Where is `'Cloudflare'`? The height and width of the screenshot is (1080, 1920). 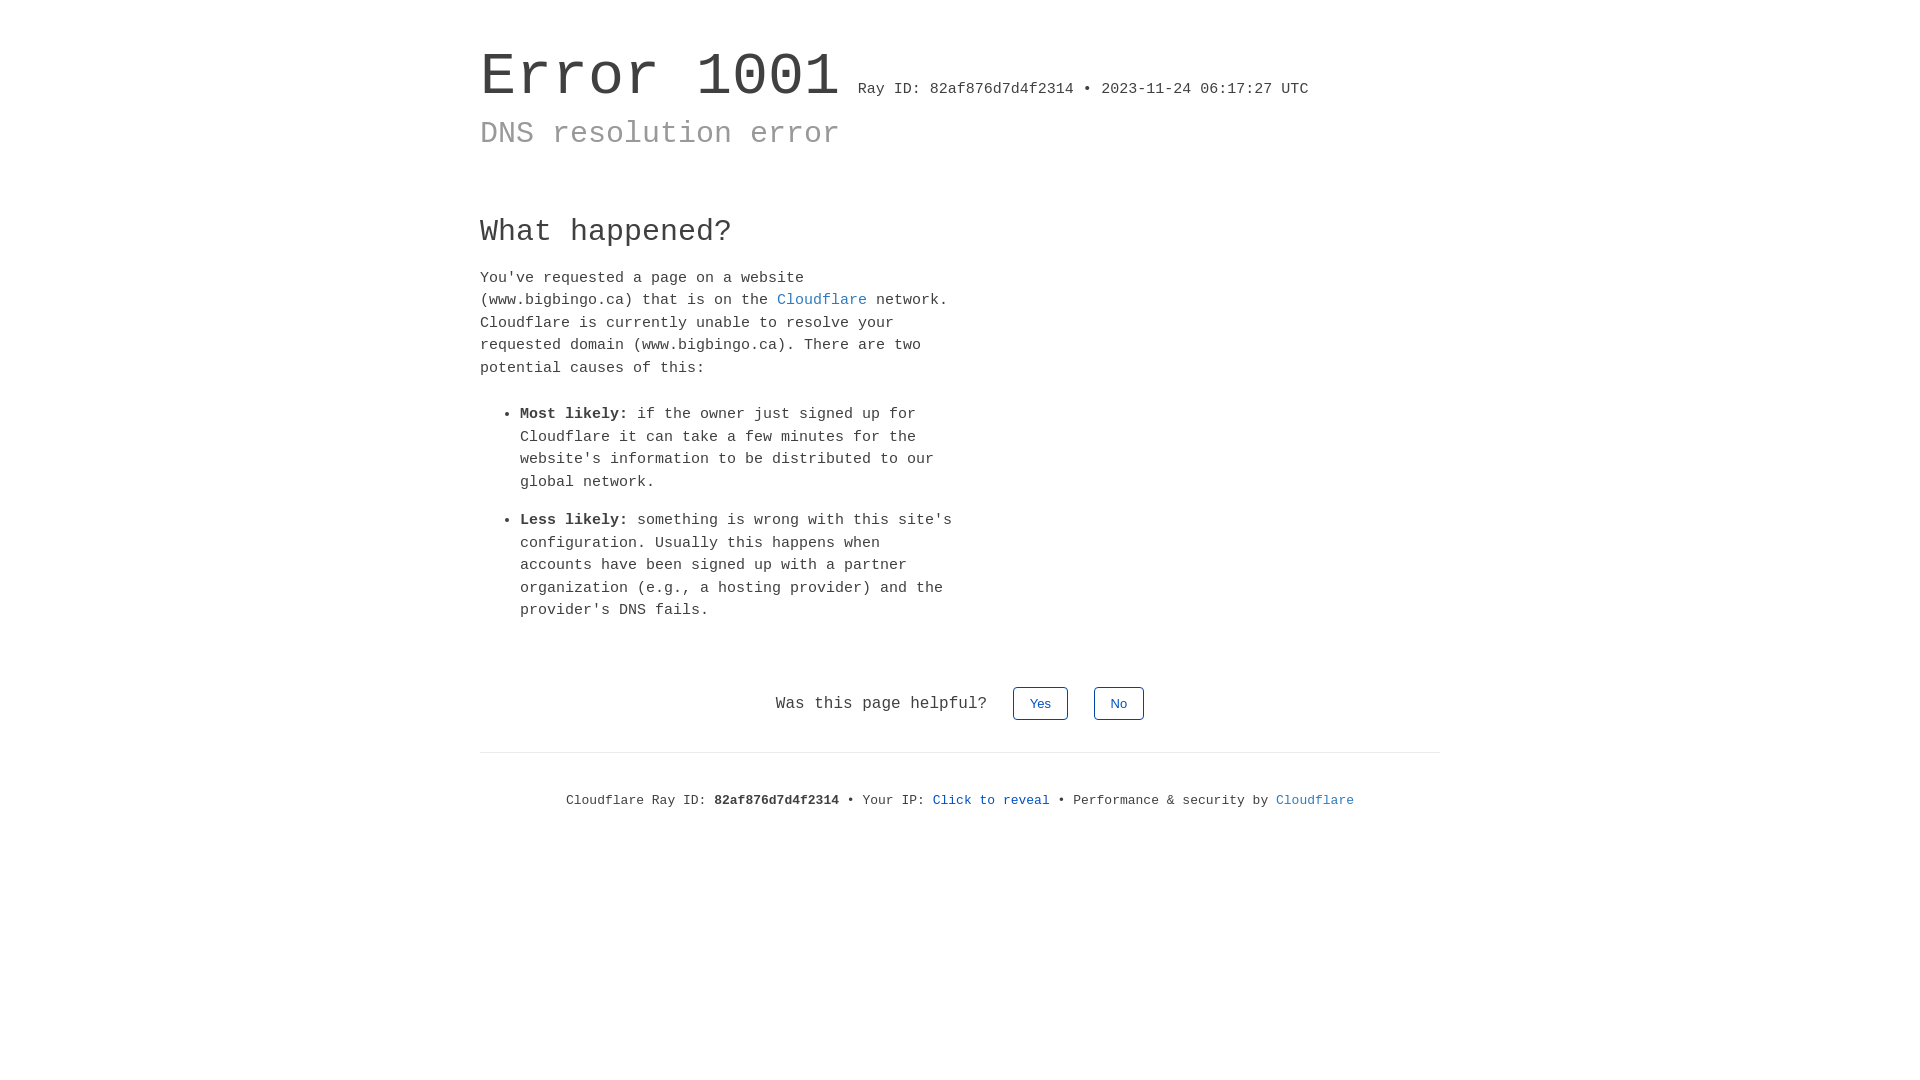
'Cloudflare' is located at coordinates (821, 300).